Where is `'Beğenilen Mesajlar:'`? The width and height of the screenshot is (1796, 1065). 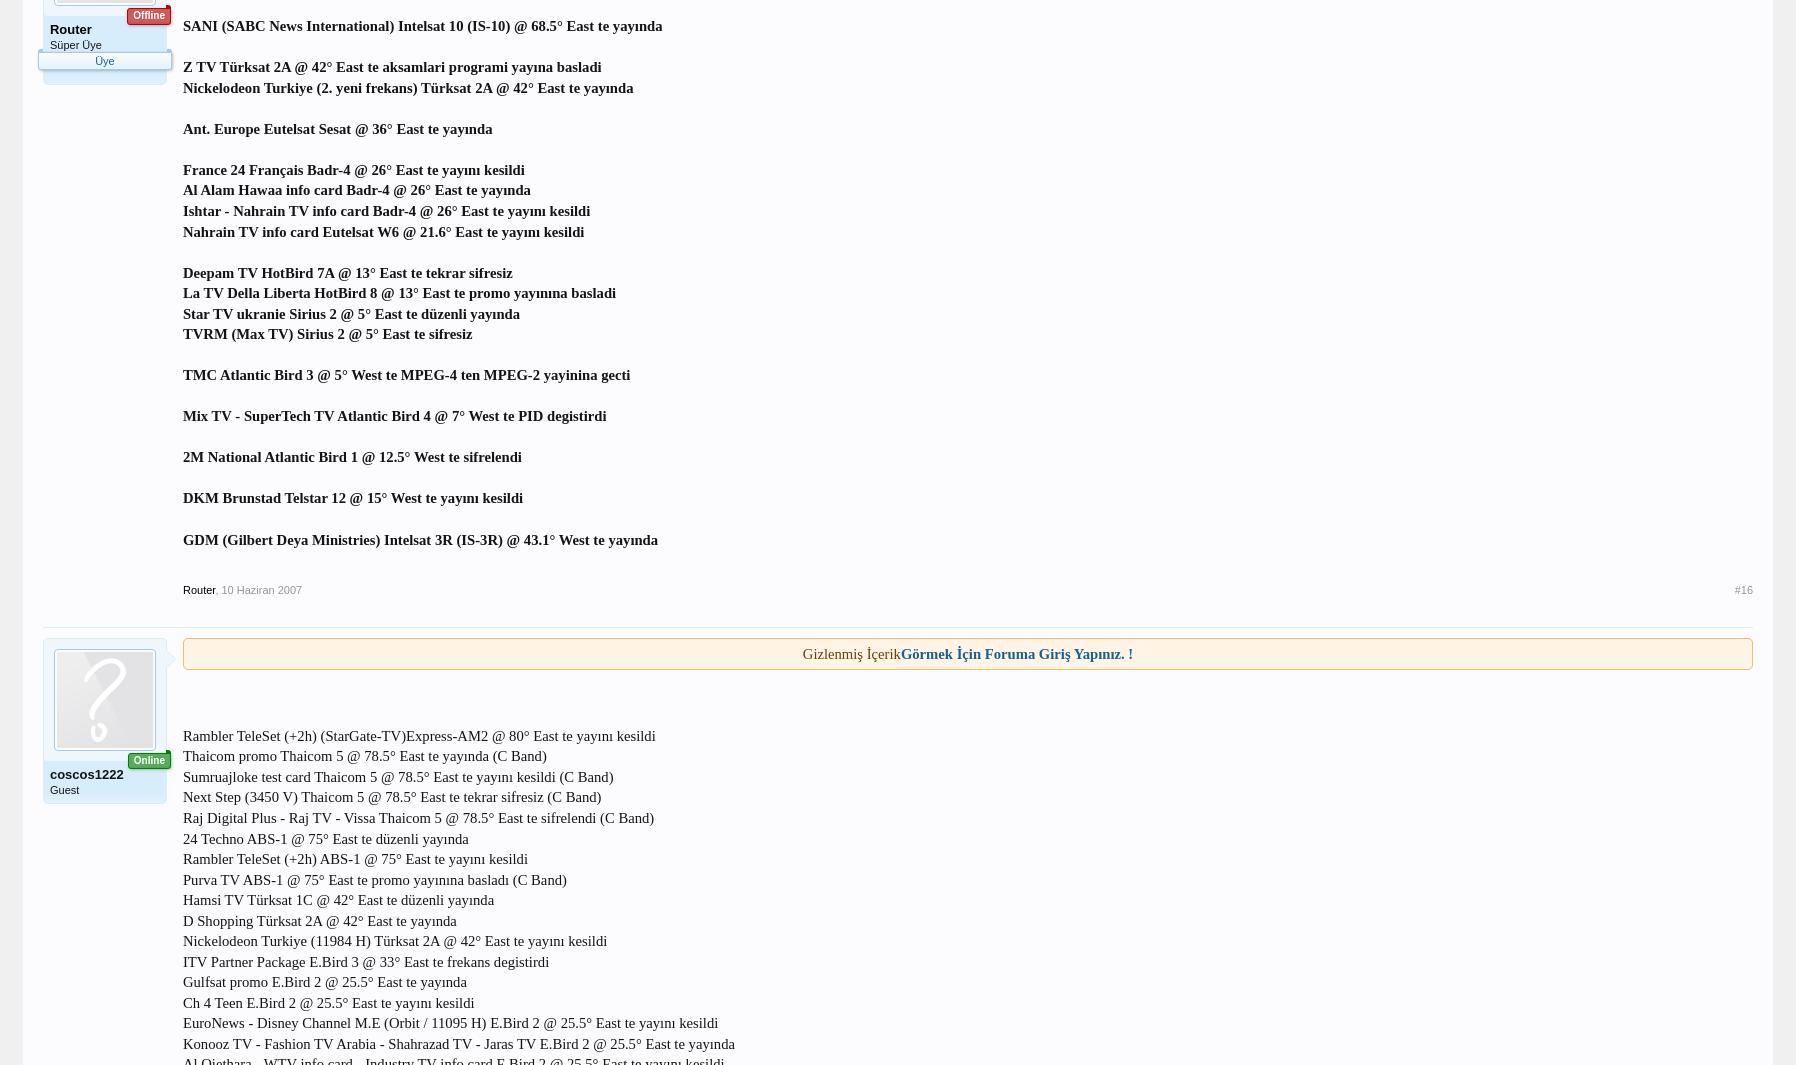 'Beğenilen Mesajlar:' is located at coordinates (92, 122).